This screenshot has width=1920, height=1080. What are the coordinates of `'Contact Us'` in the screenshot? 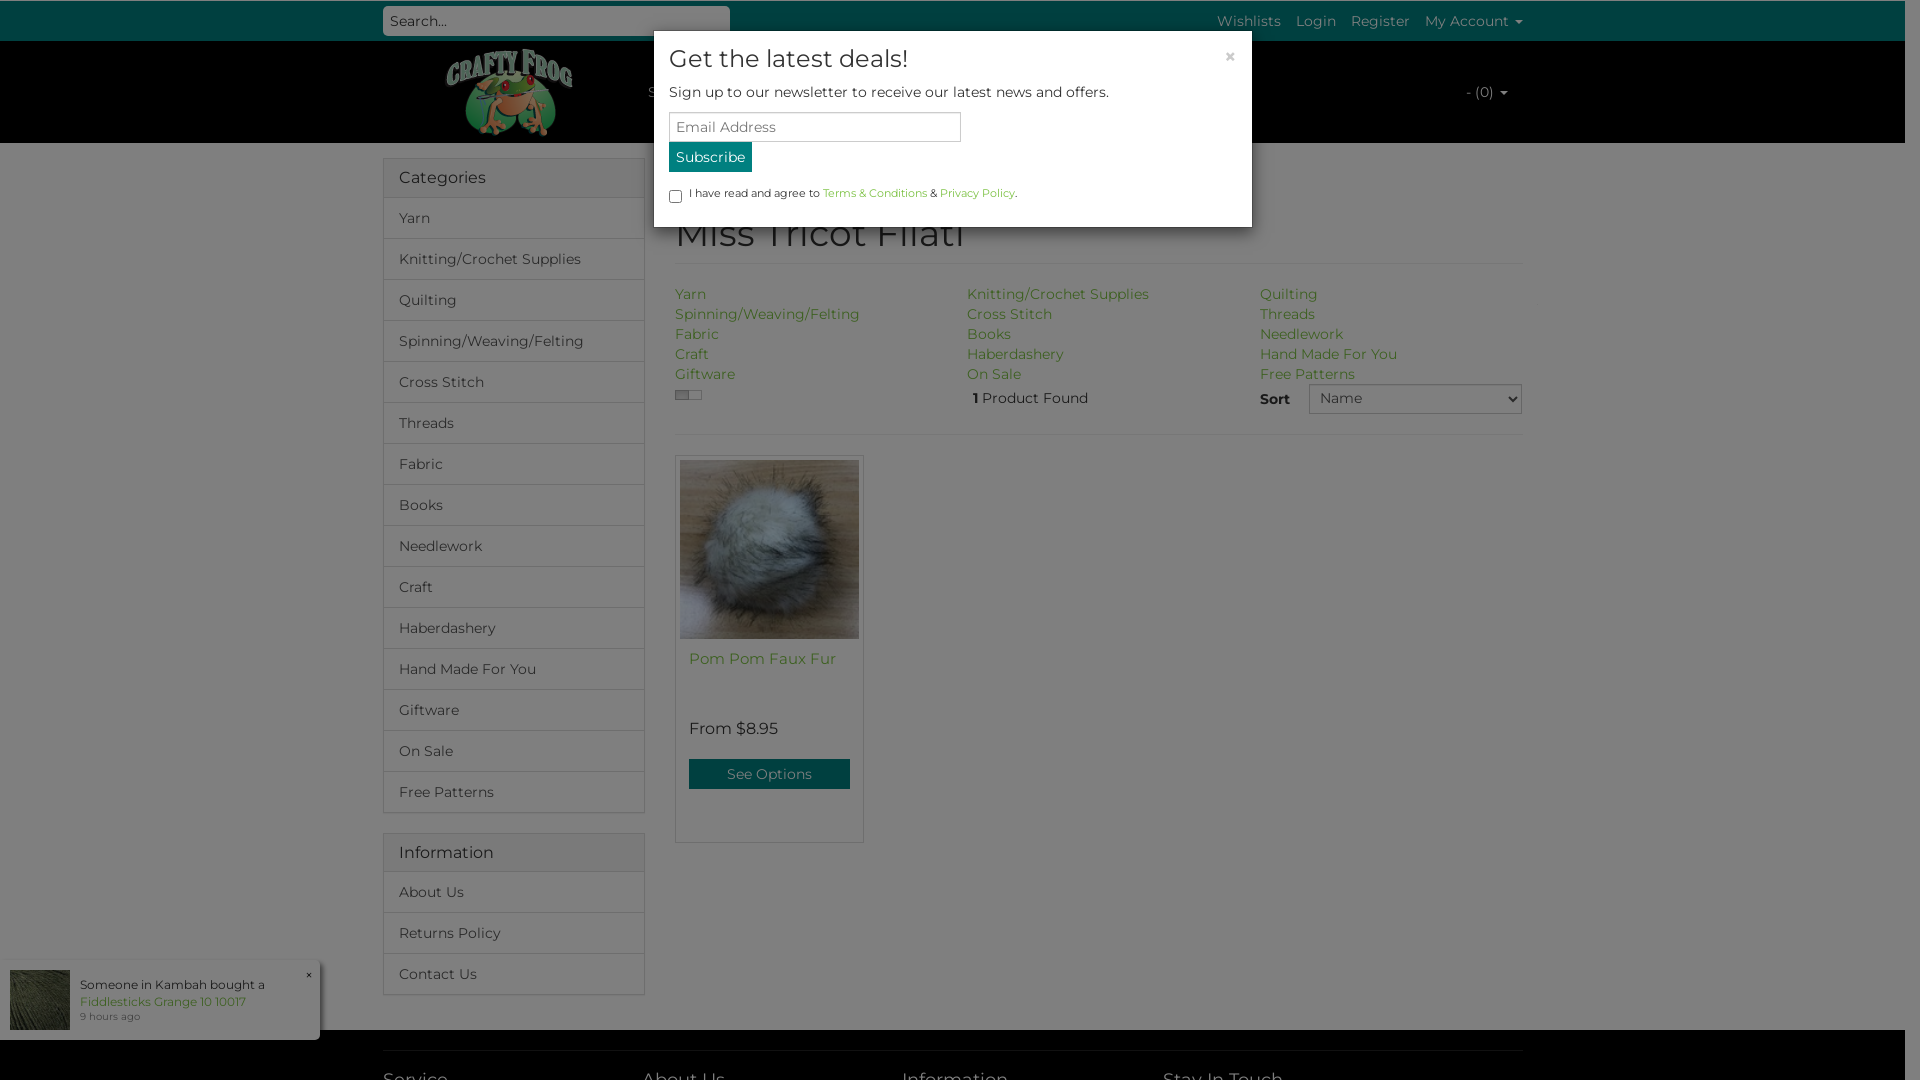 It's located at (514, 972).